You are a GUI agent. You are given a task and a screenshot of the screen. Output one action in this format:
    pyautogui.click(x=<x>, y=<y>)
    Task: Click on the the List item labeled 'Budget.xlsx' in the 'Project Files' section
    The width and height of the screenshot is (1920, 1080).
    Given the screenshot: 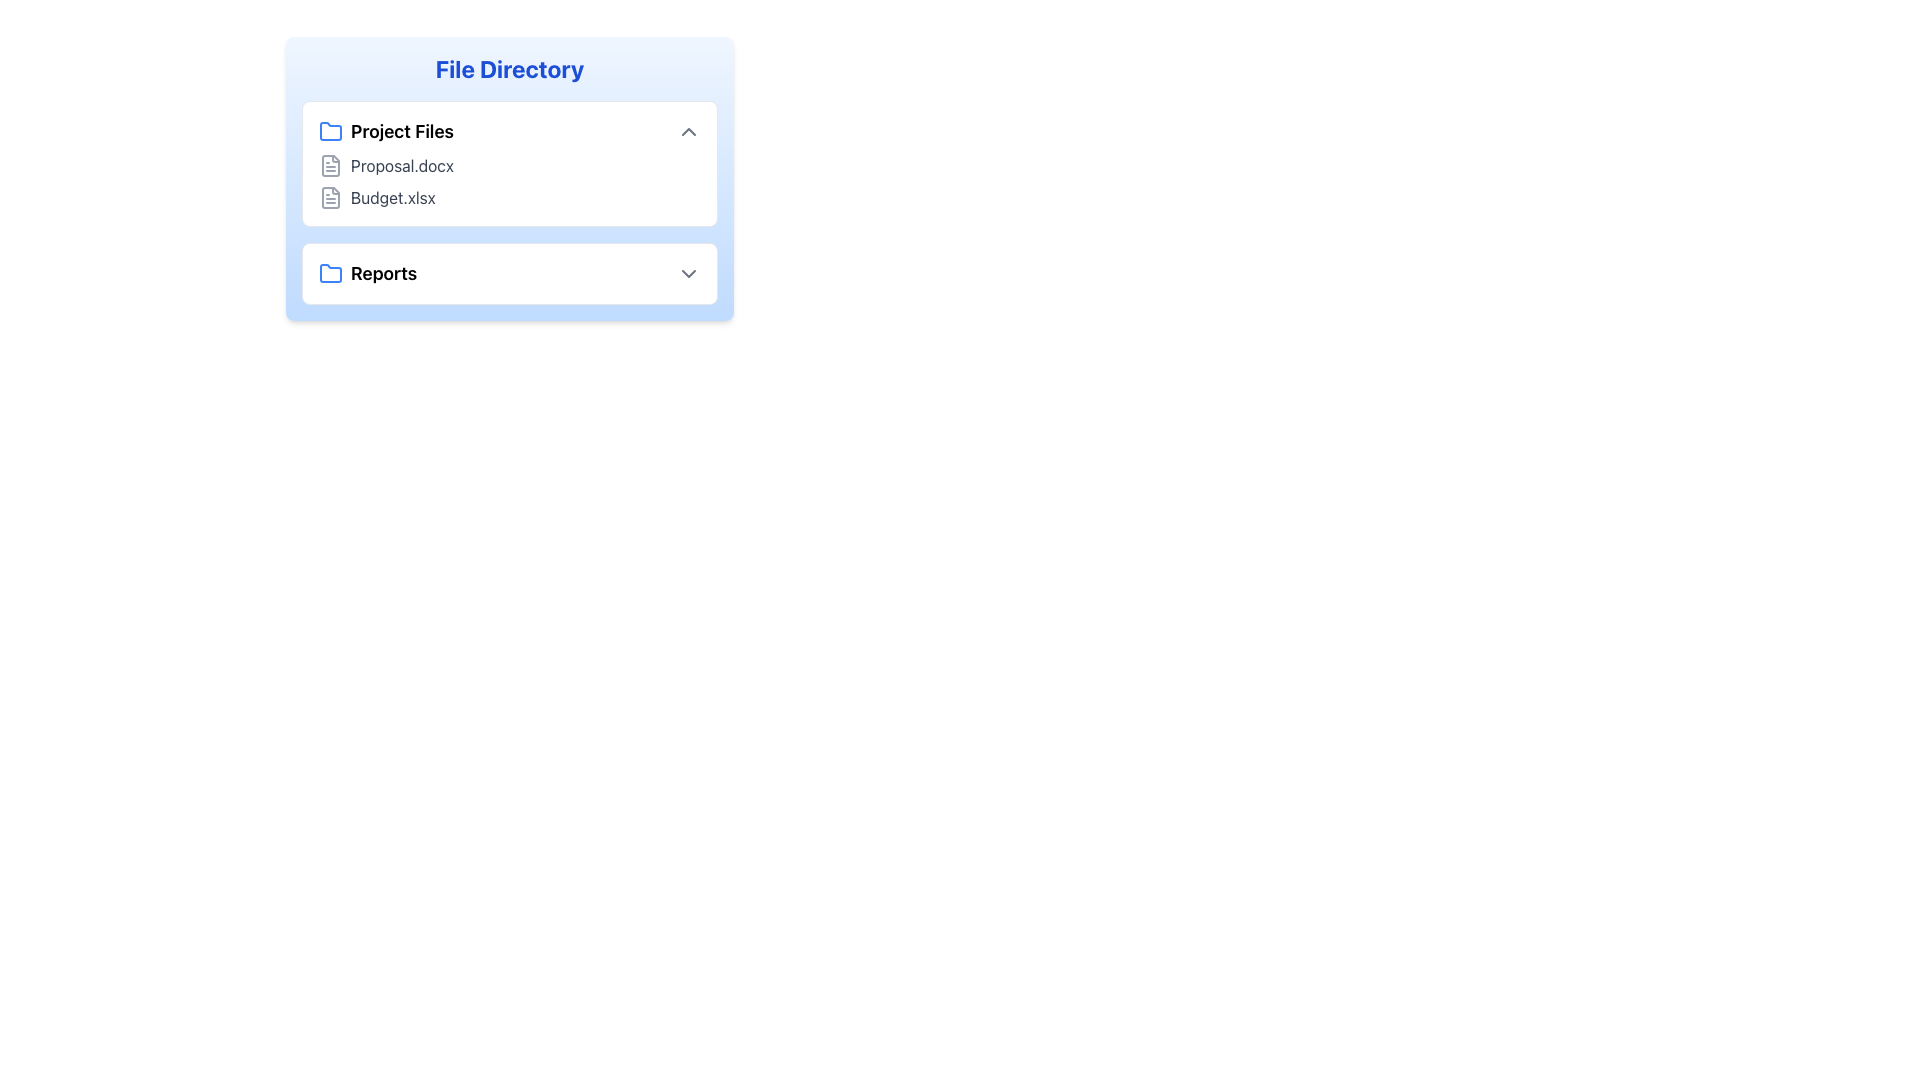 What is the action you would take?
    pyautogui.click(x=509, y=197)
    